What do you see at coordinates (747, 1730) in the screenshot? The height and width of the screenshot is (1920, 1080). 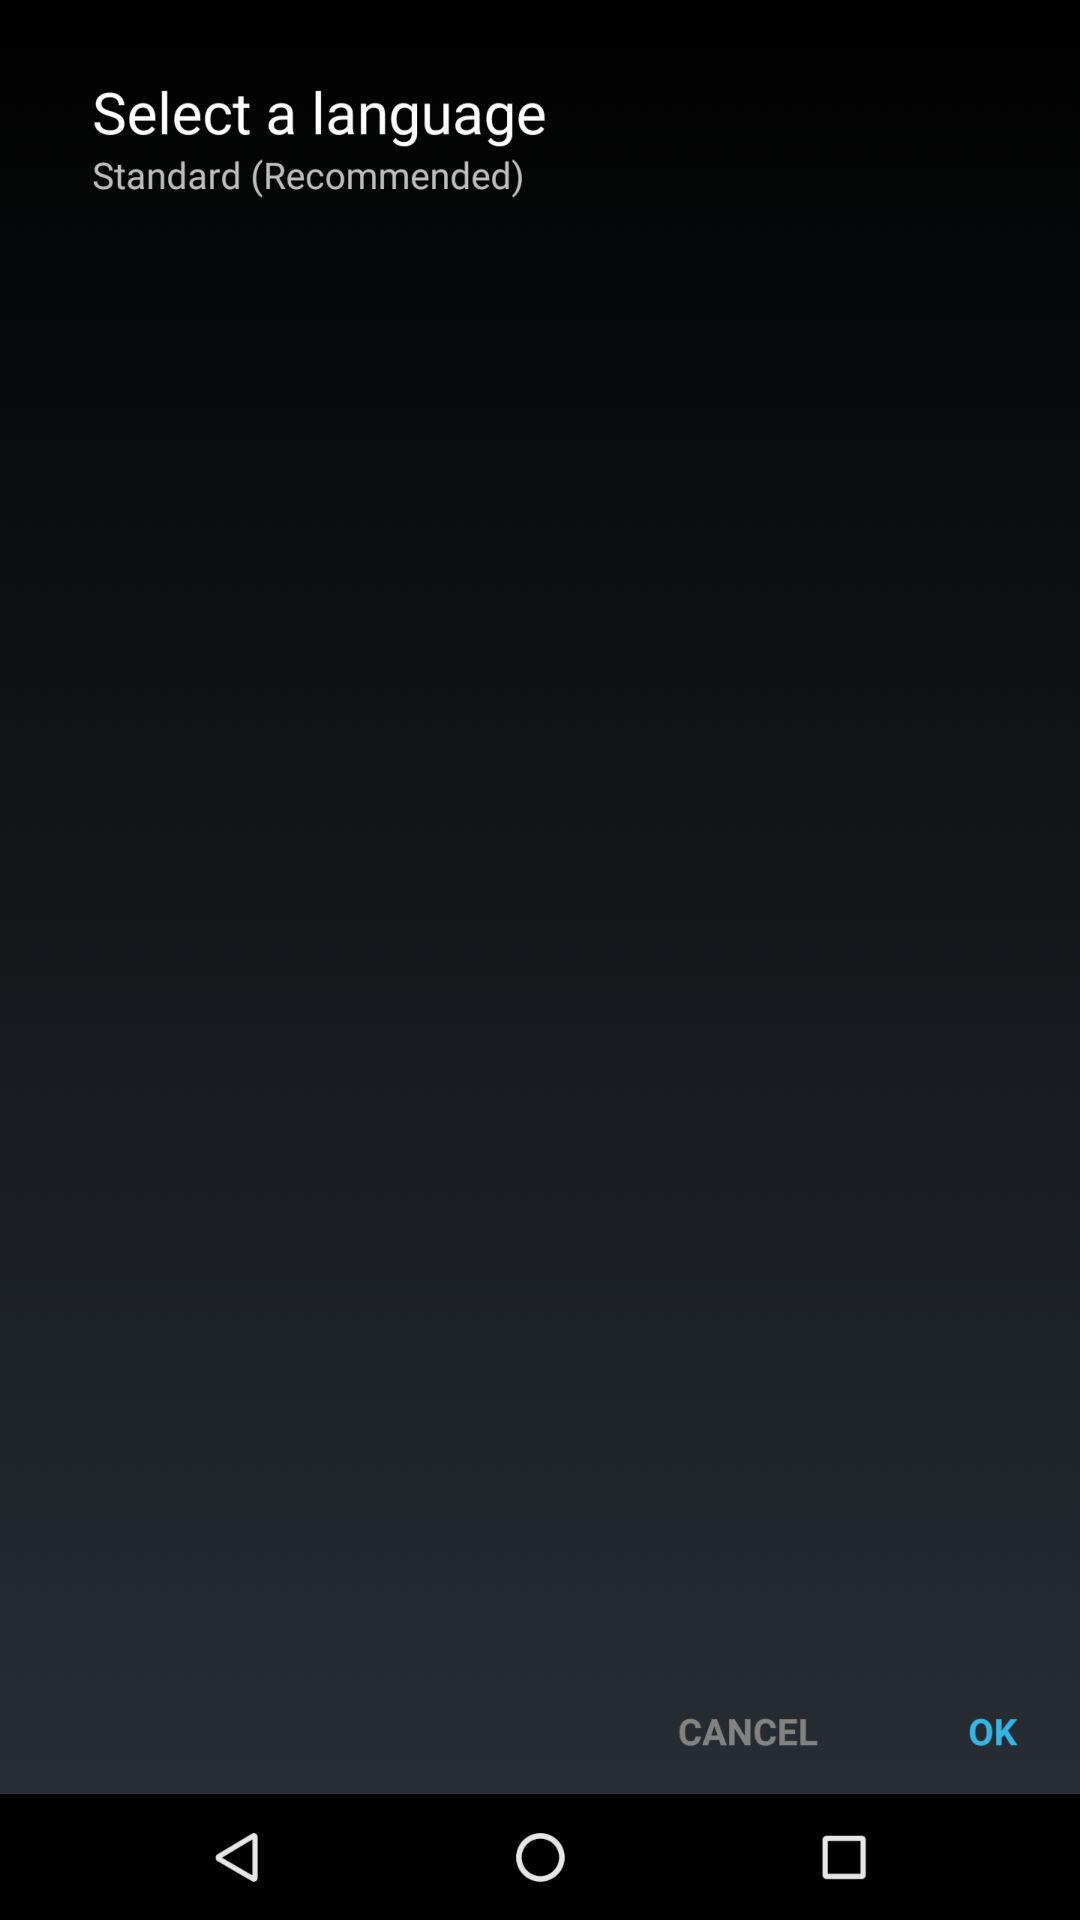 I see `cancel button` at bounding box center [747, 1730].